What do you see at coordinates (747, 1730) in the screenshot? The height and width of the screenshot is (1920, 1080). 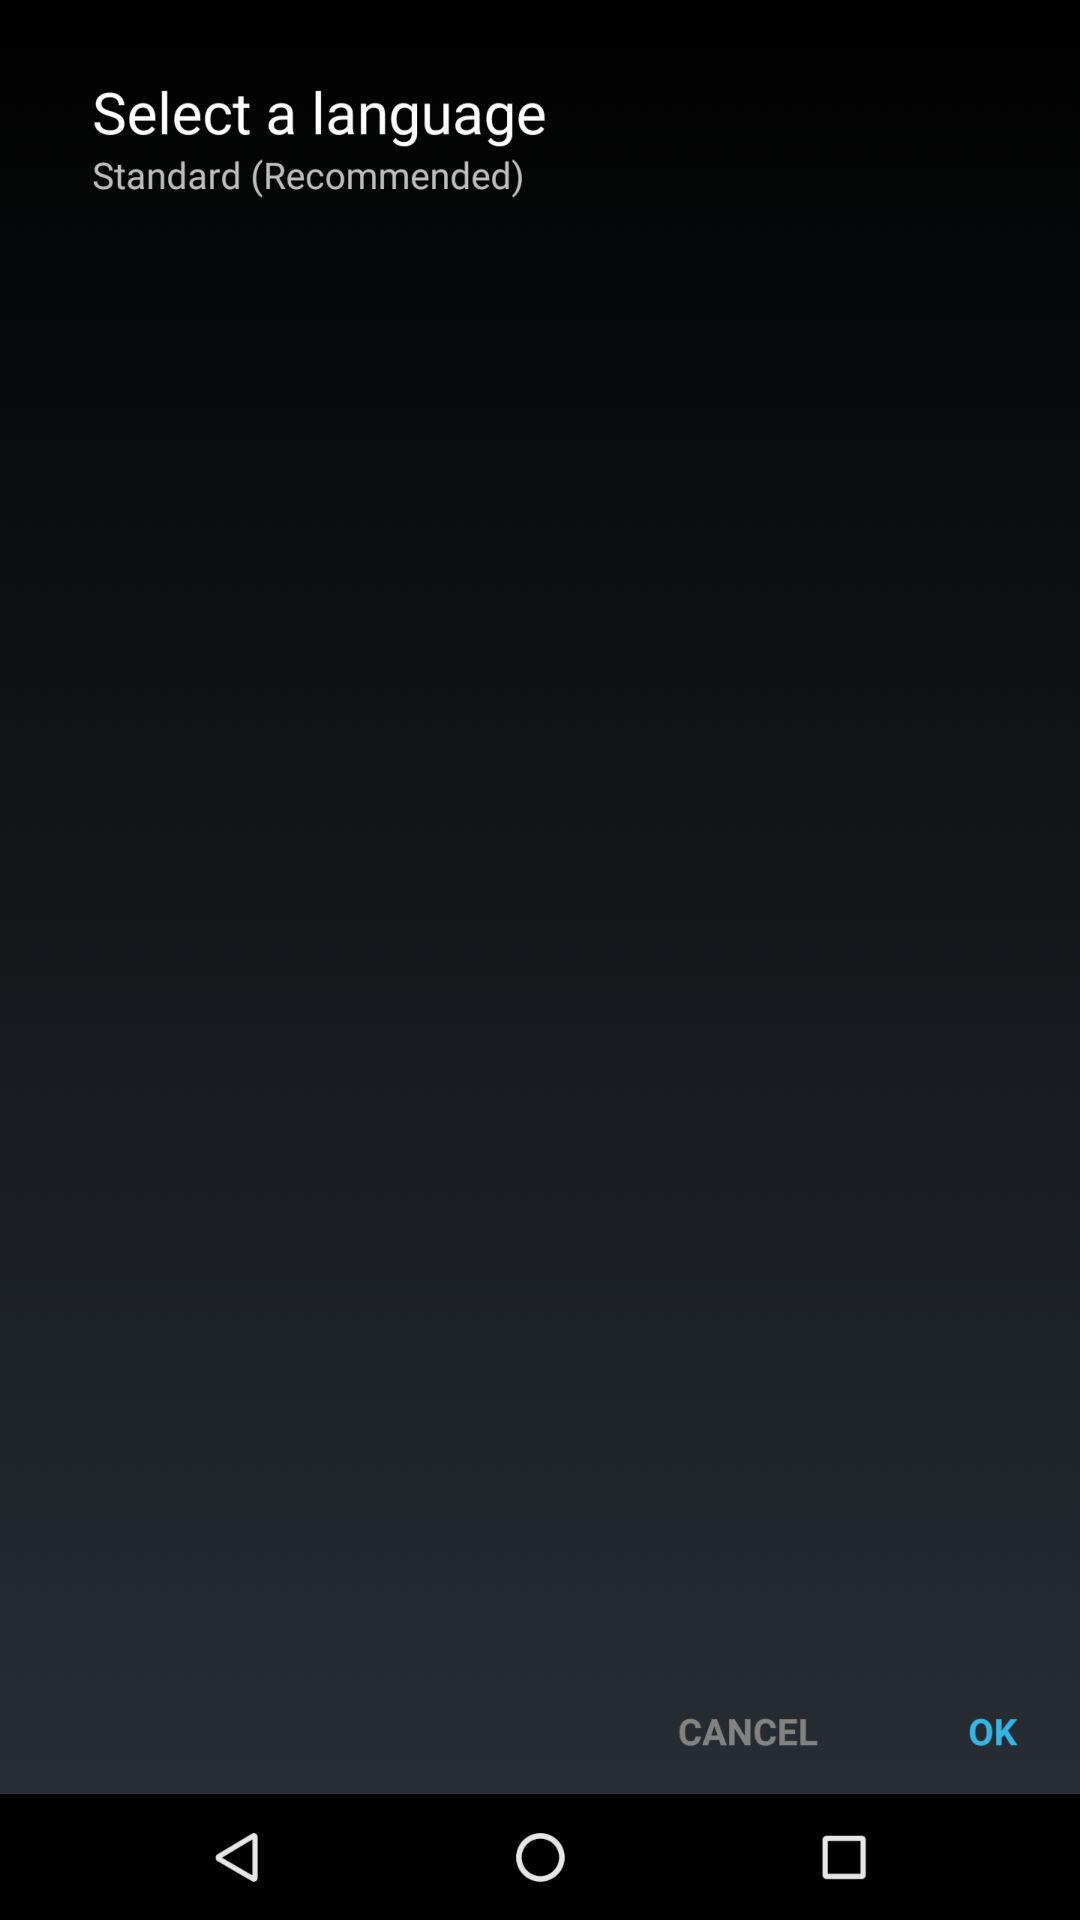 I see `cancel button` at bounding box center [747, 1730].